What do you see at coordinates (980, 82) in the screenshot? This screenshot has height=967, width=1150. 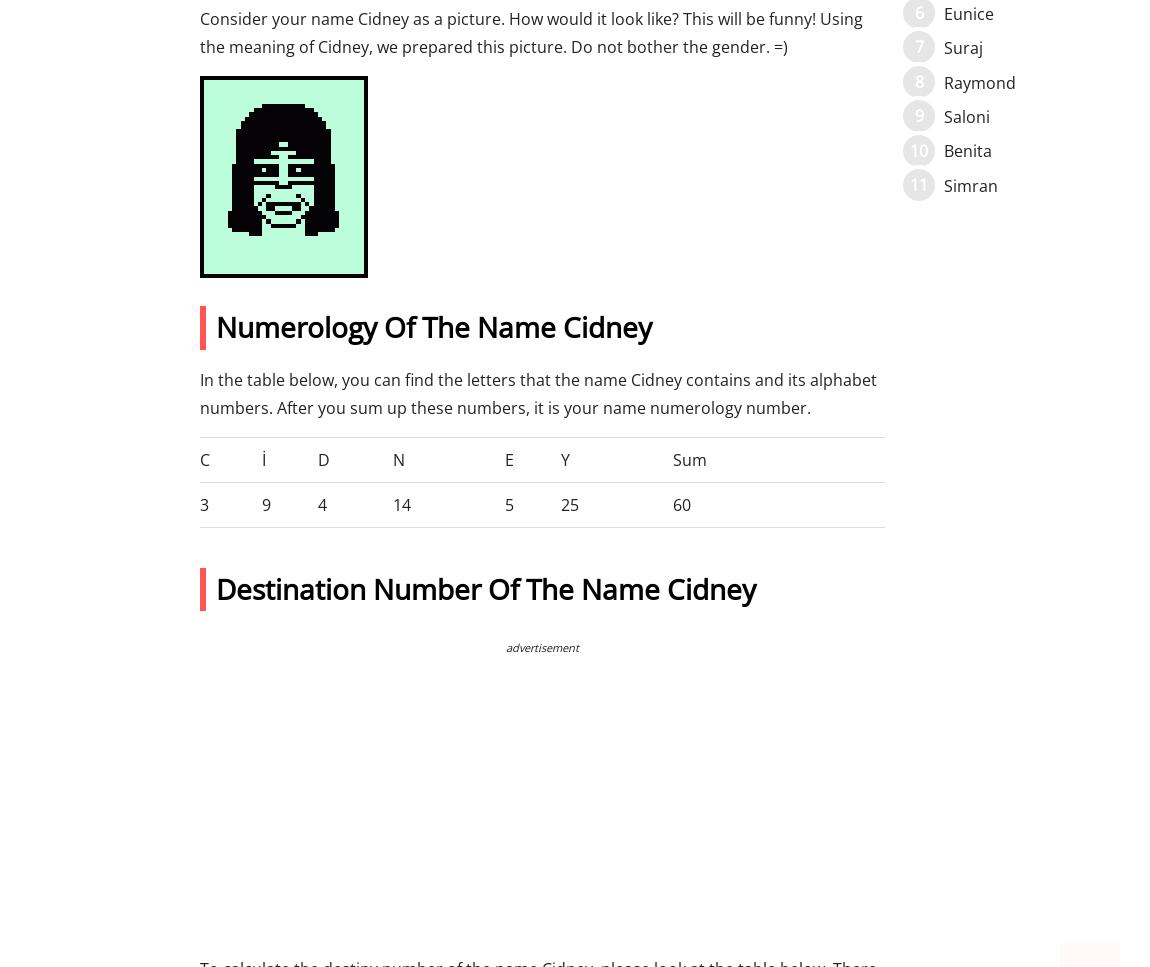 I see `'Raymond'` at bounding box center [980, 82].